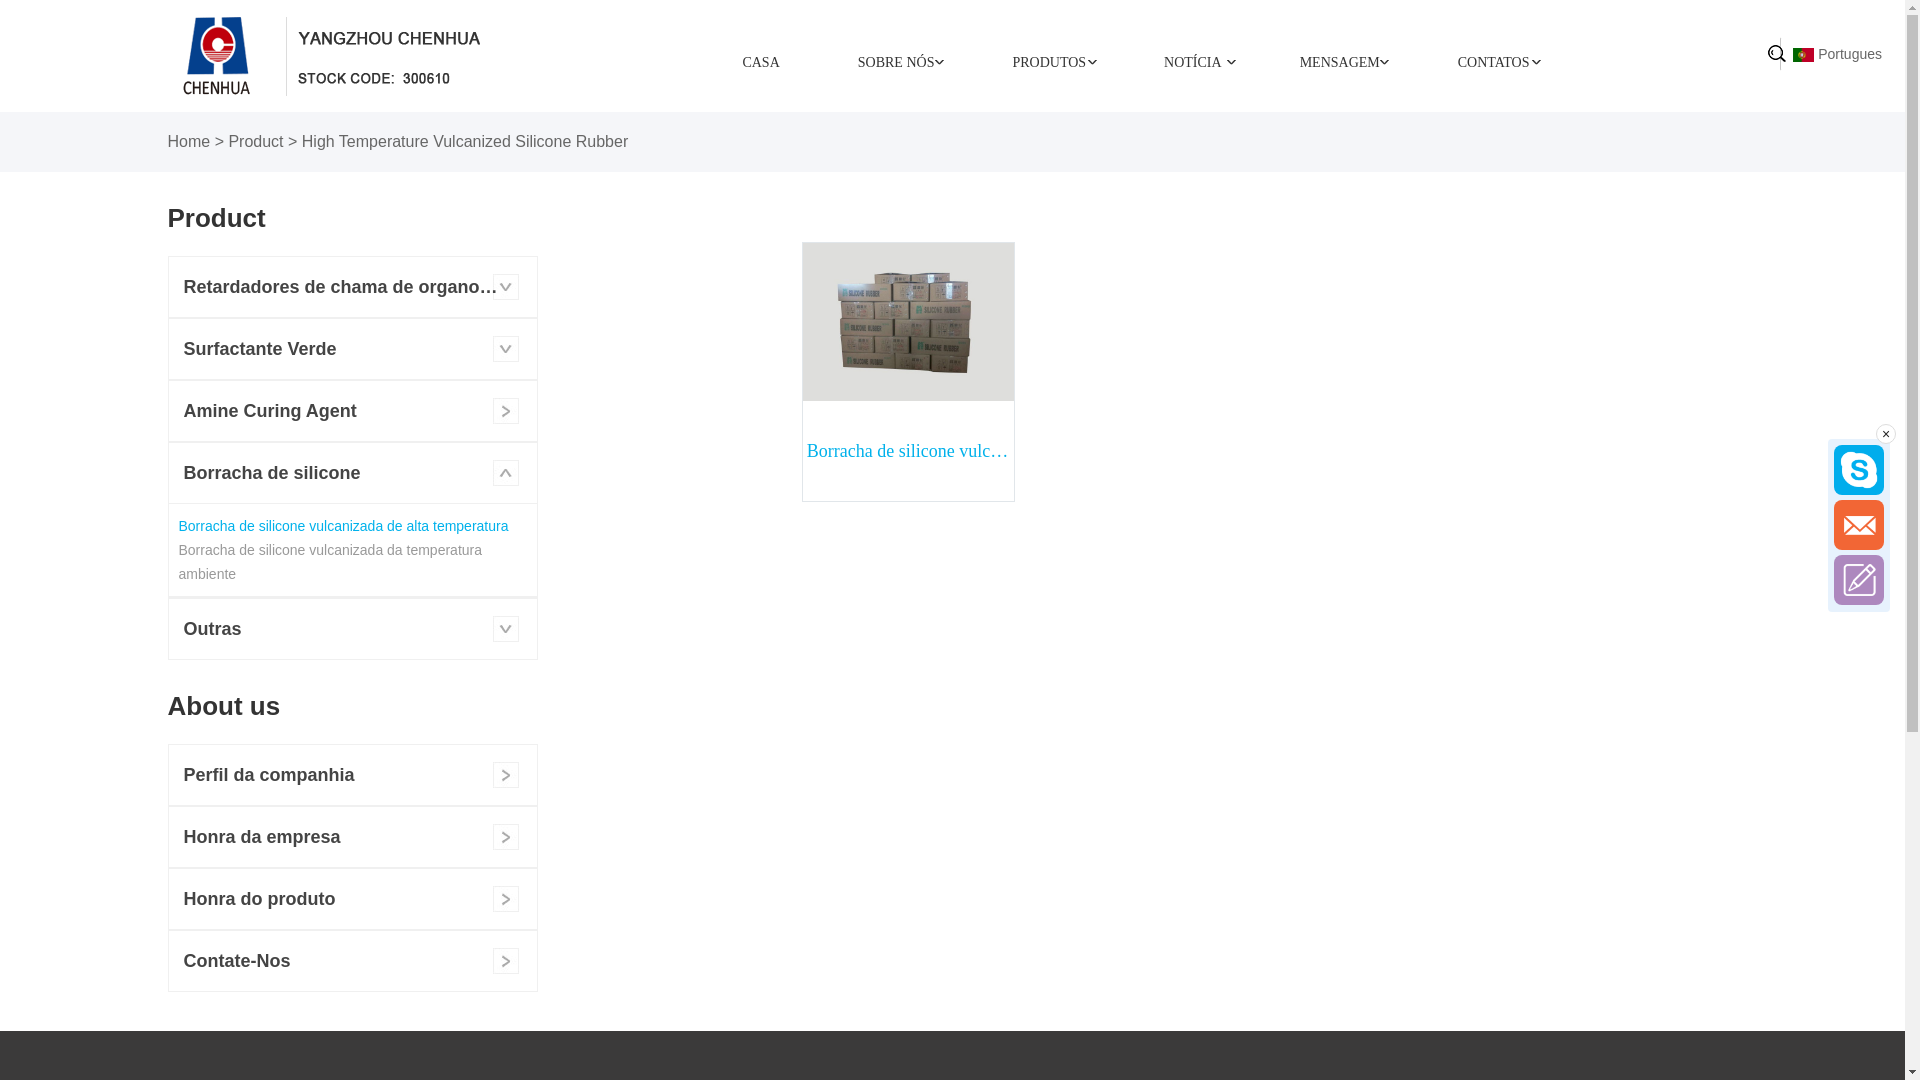 This screenshot has width=1920, height=1080. What do you see at coordinates (1339, 60) in the screenshot?
I see `'MENSAGEM'` at bounding box center [1339, 60].